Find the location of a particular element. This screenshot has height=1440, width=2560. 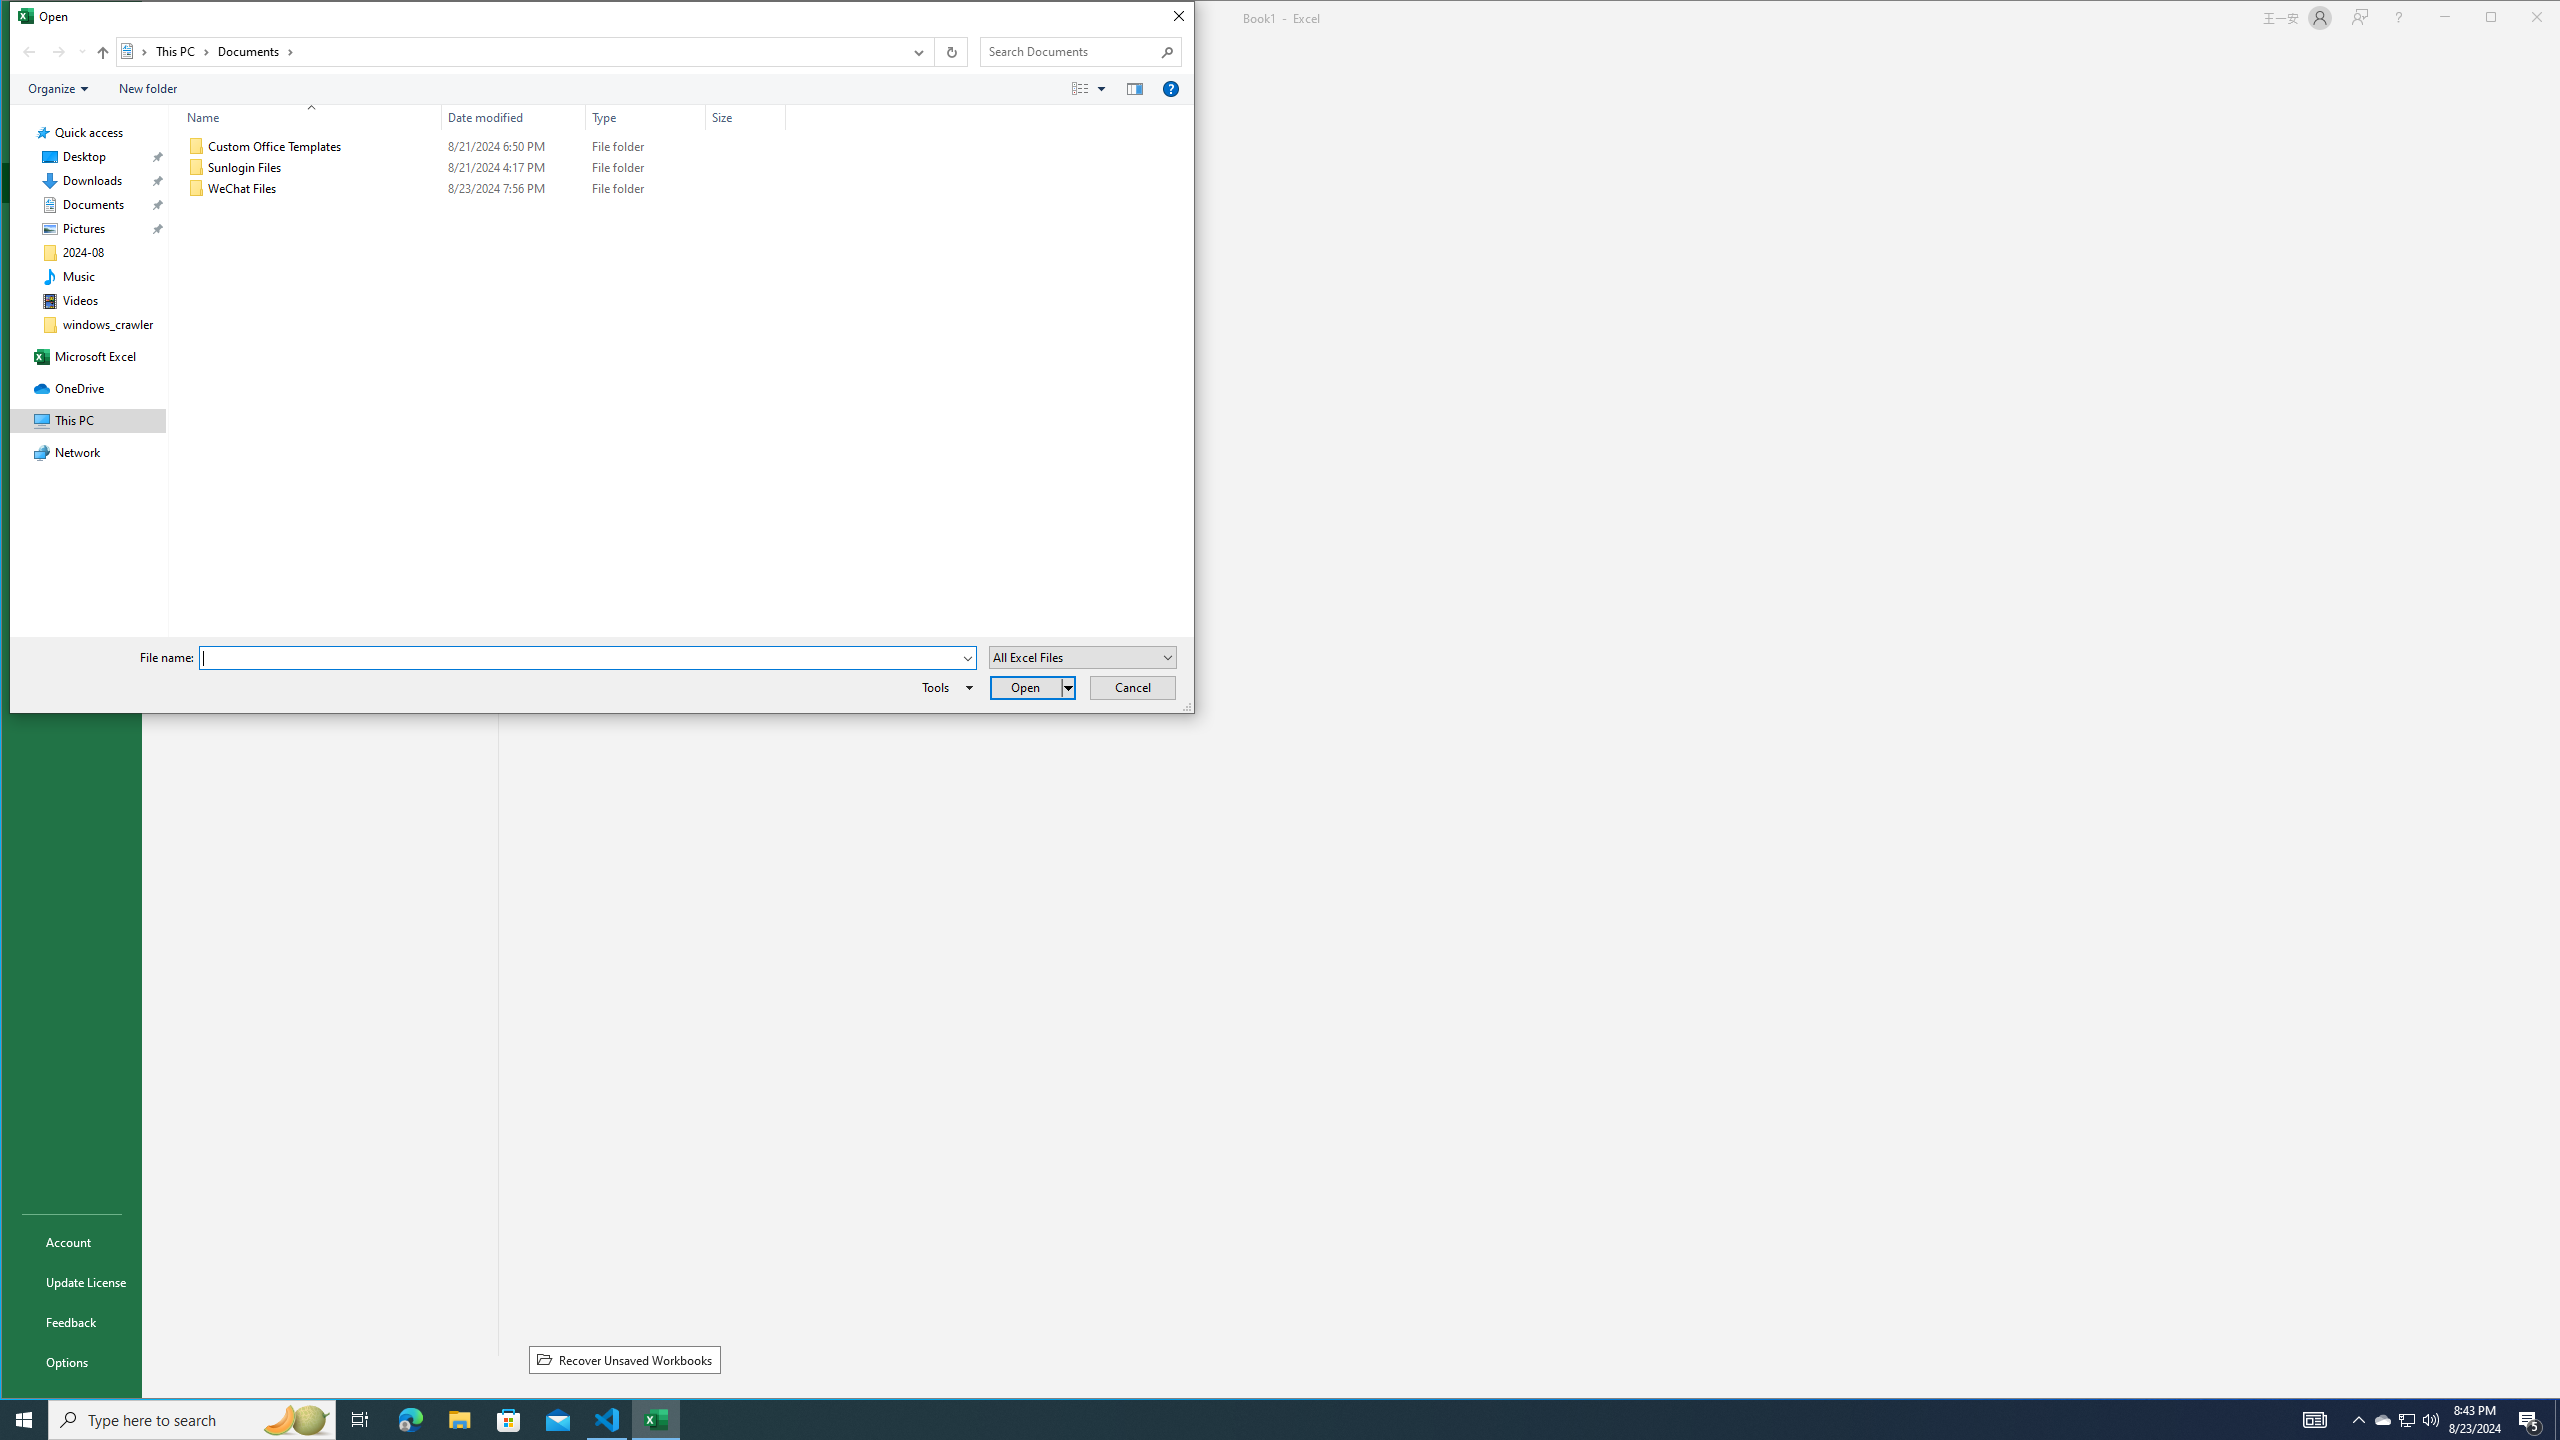

'Previous Locations' is located at coordinates (917, 51).